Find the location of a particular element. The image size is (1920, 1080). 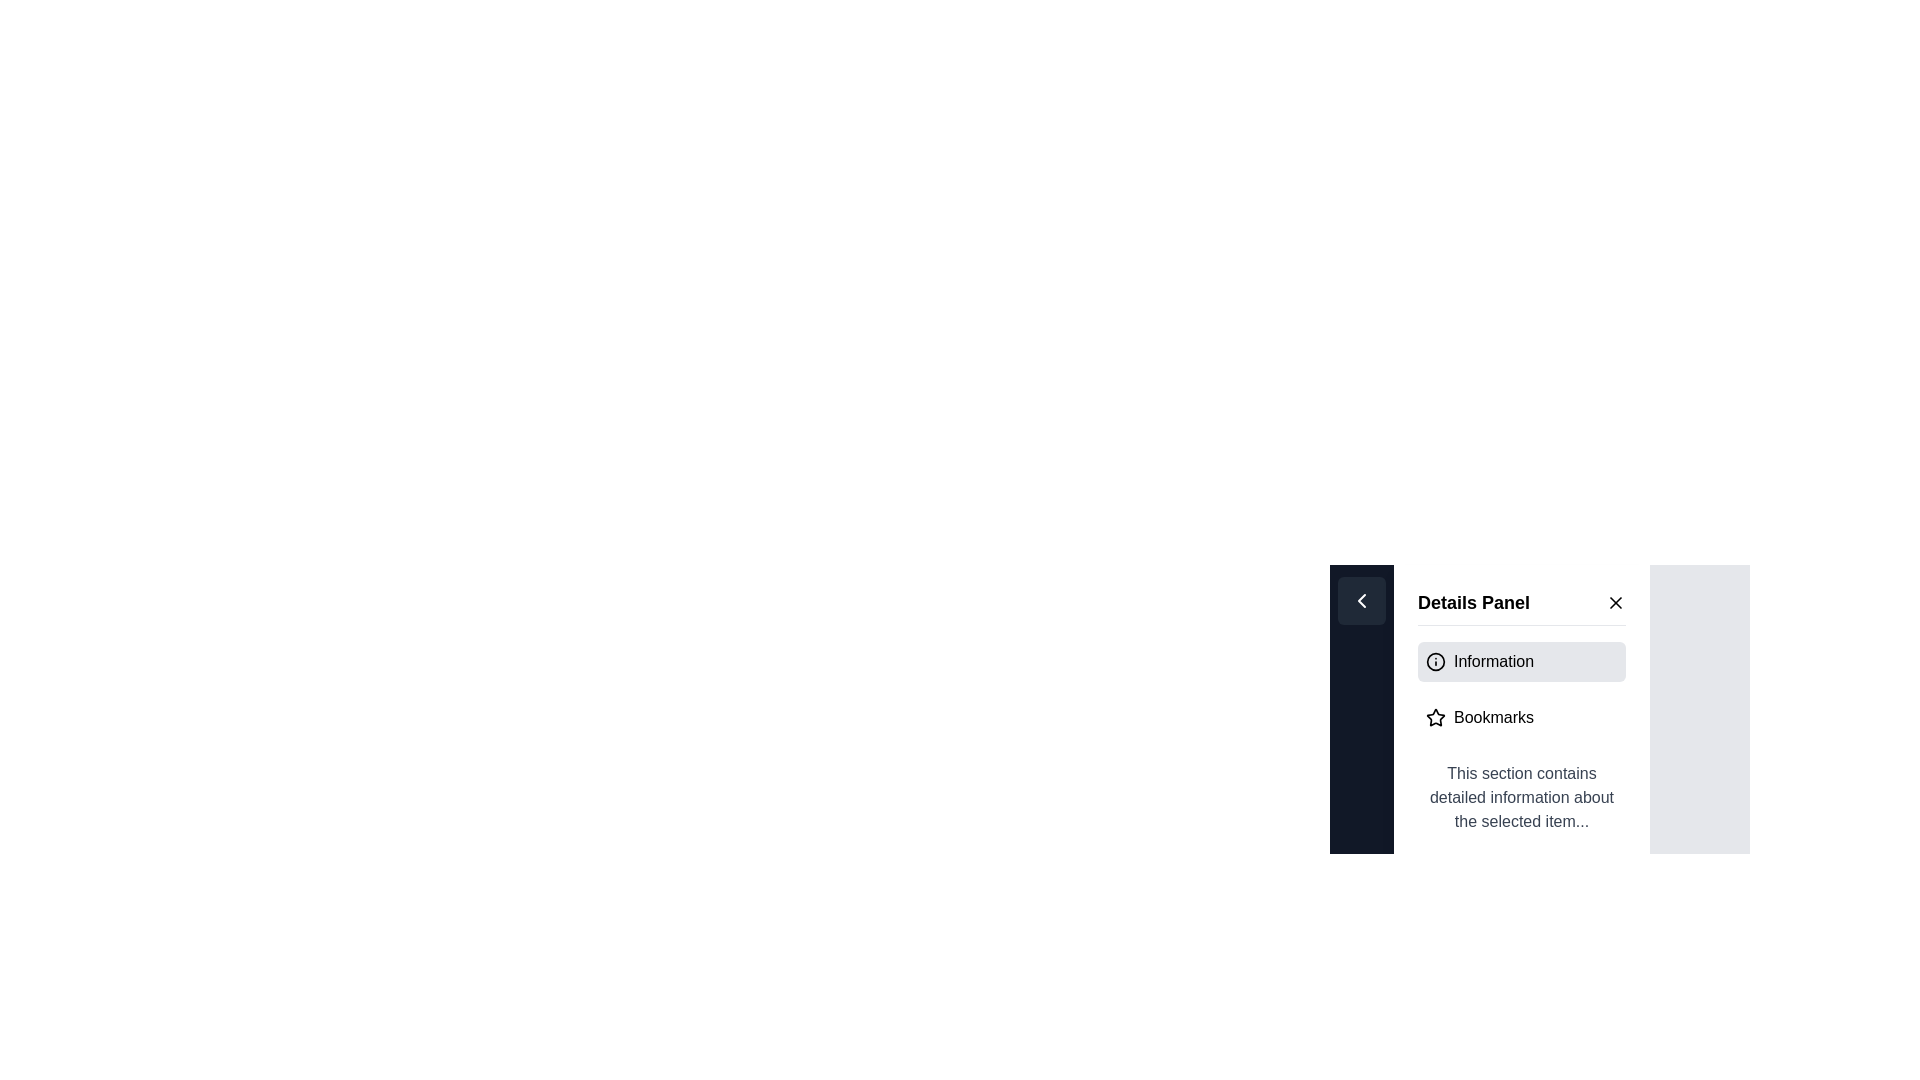

the circular information icon located at the beginning of the 'Information' section, which features an 'i' symbol inside a minimalistic design is located at coordinates (1434, 662).